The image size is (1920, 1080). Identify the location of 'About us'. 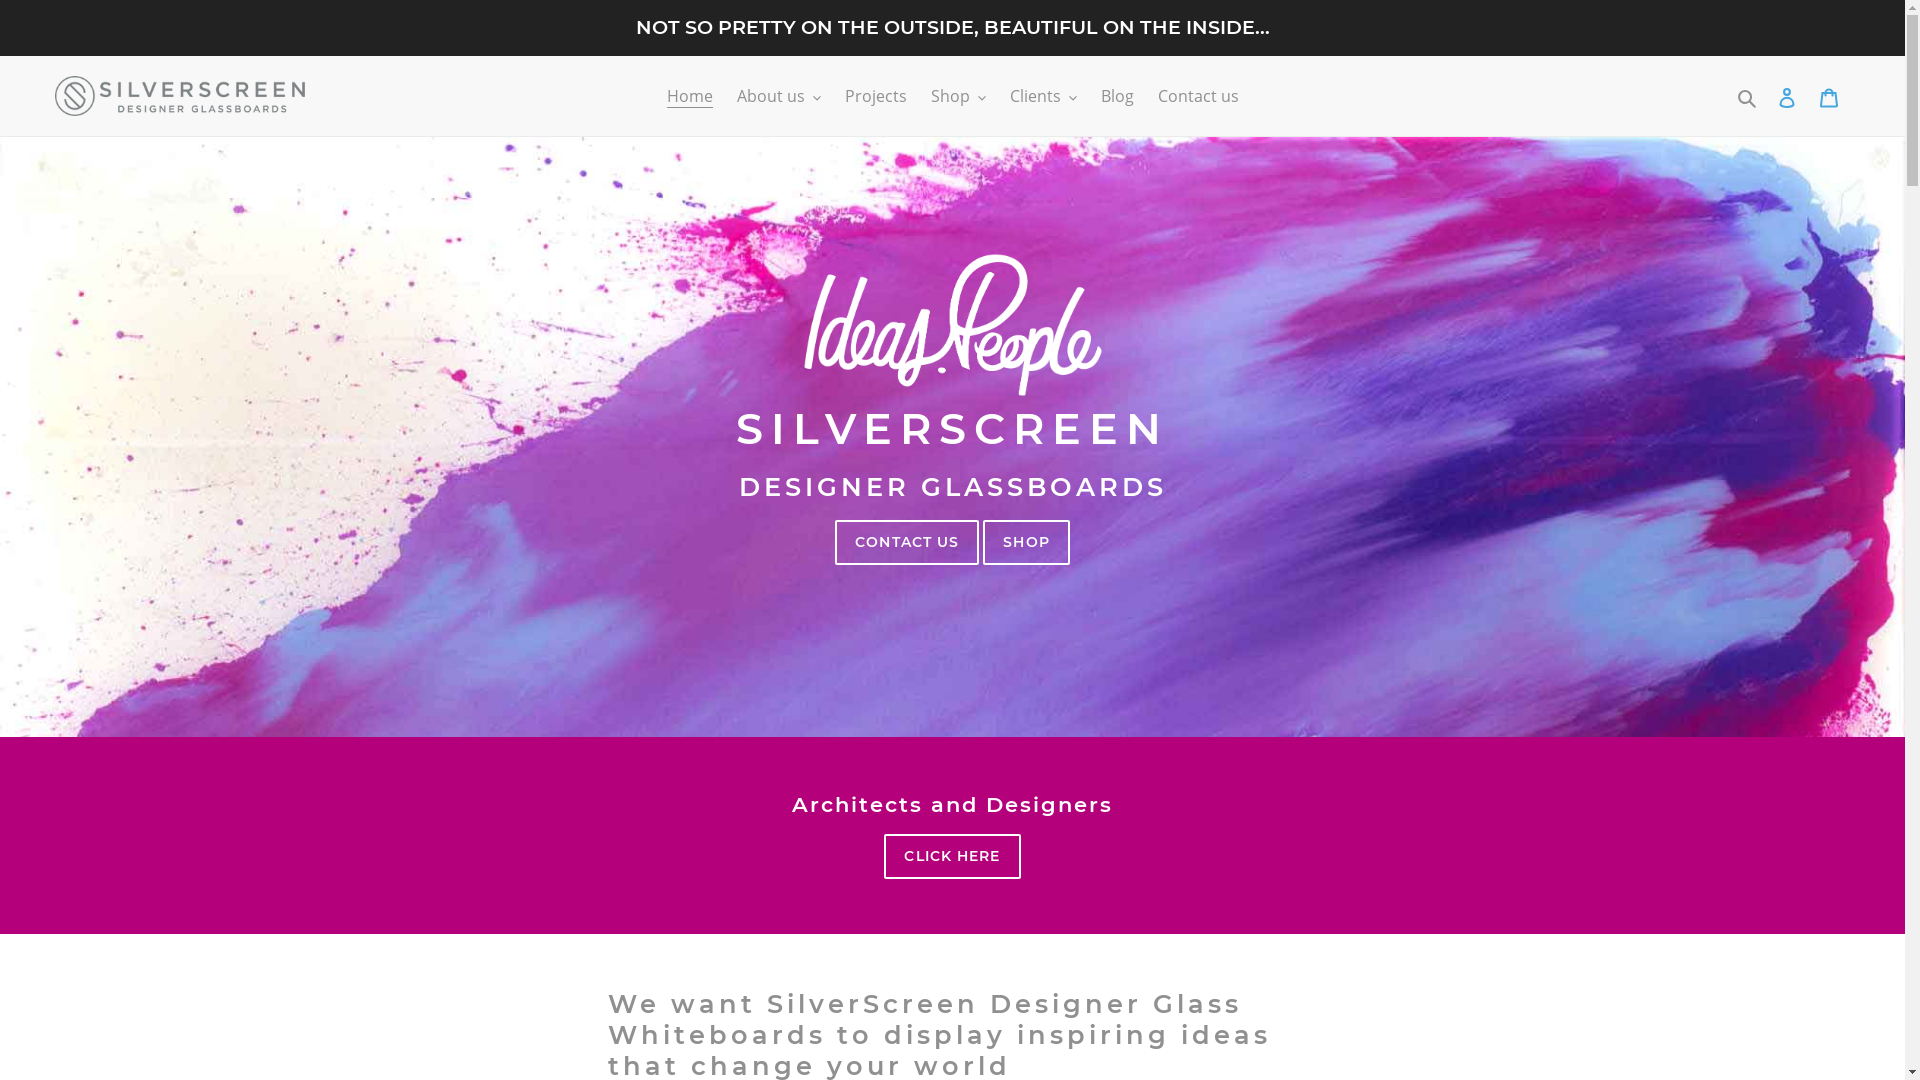
(776, 96).